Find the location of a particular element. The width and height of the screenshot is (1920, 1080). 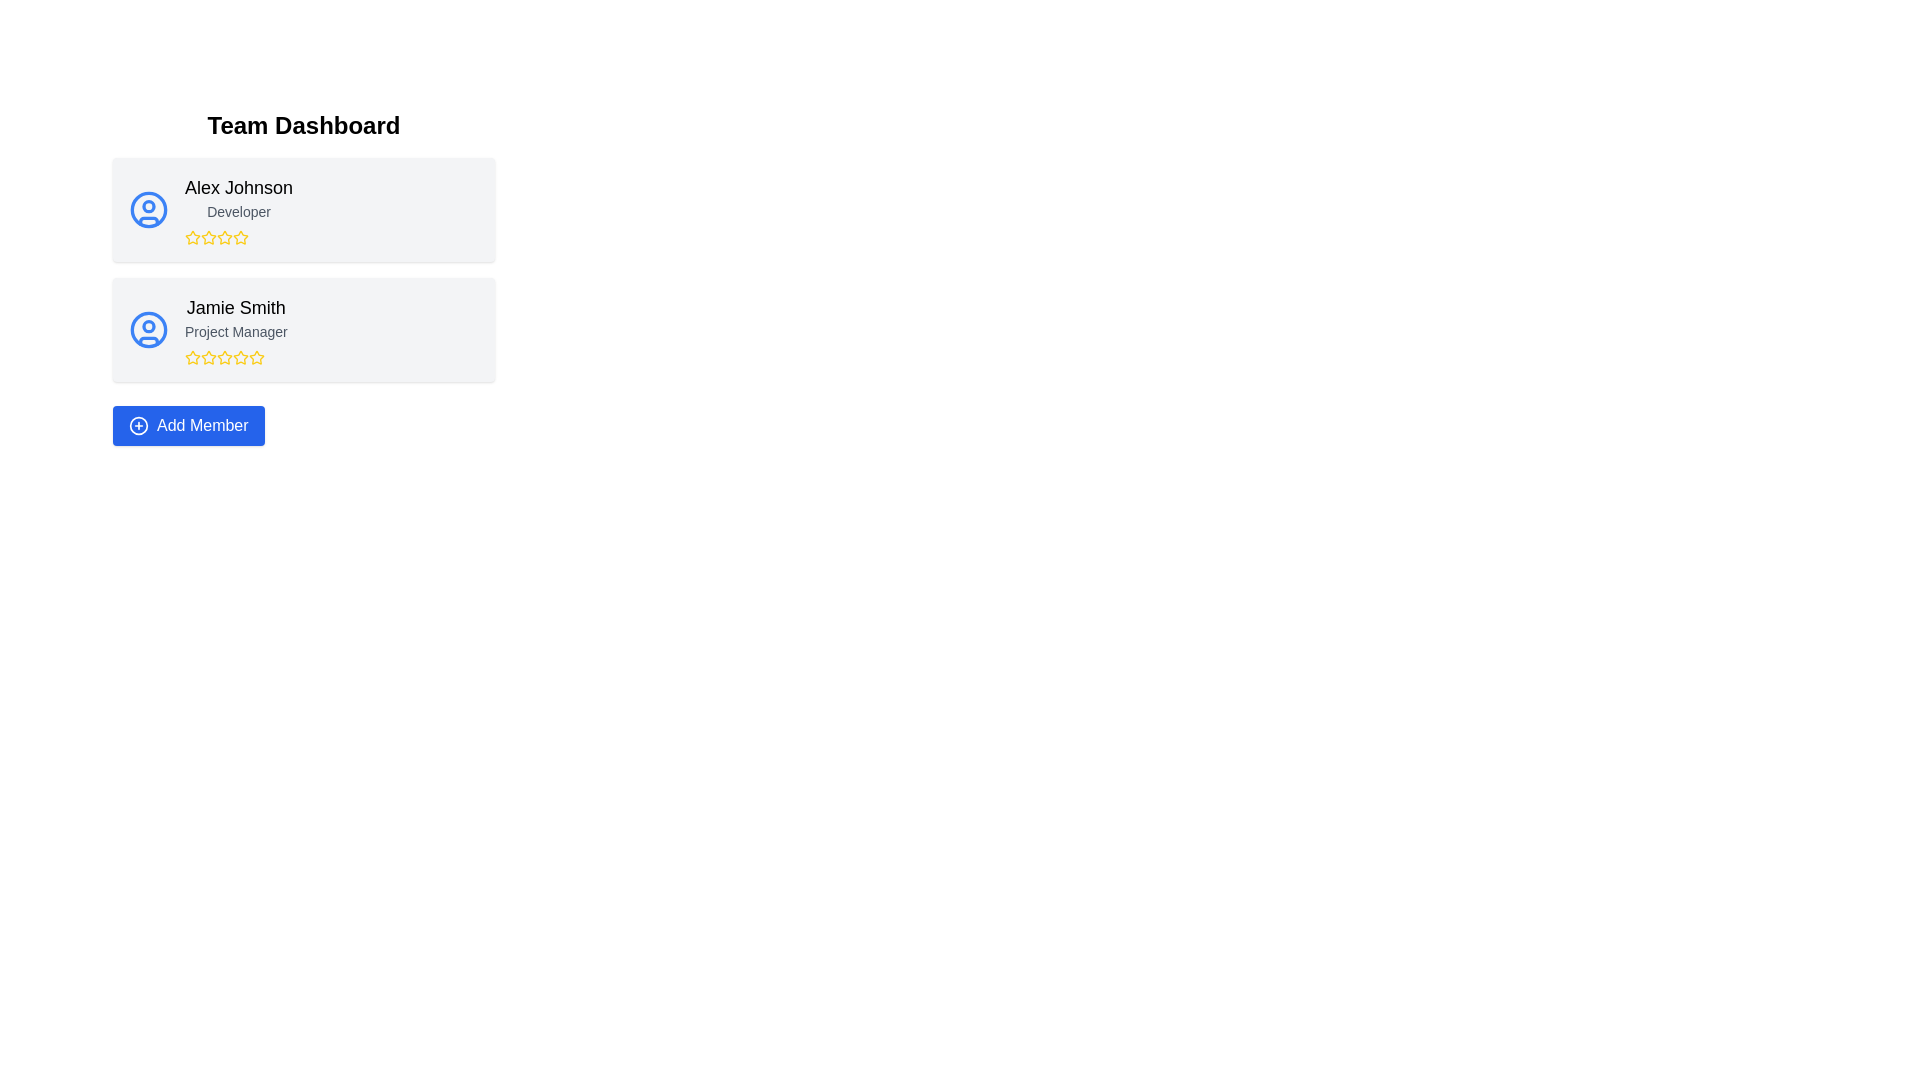

the fourth star icon in the rating display associated with 'Alex Johnson', which is styled in golden yellow and located below the name 'Alex Johnson' is located at coordinates (240, 237).